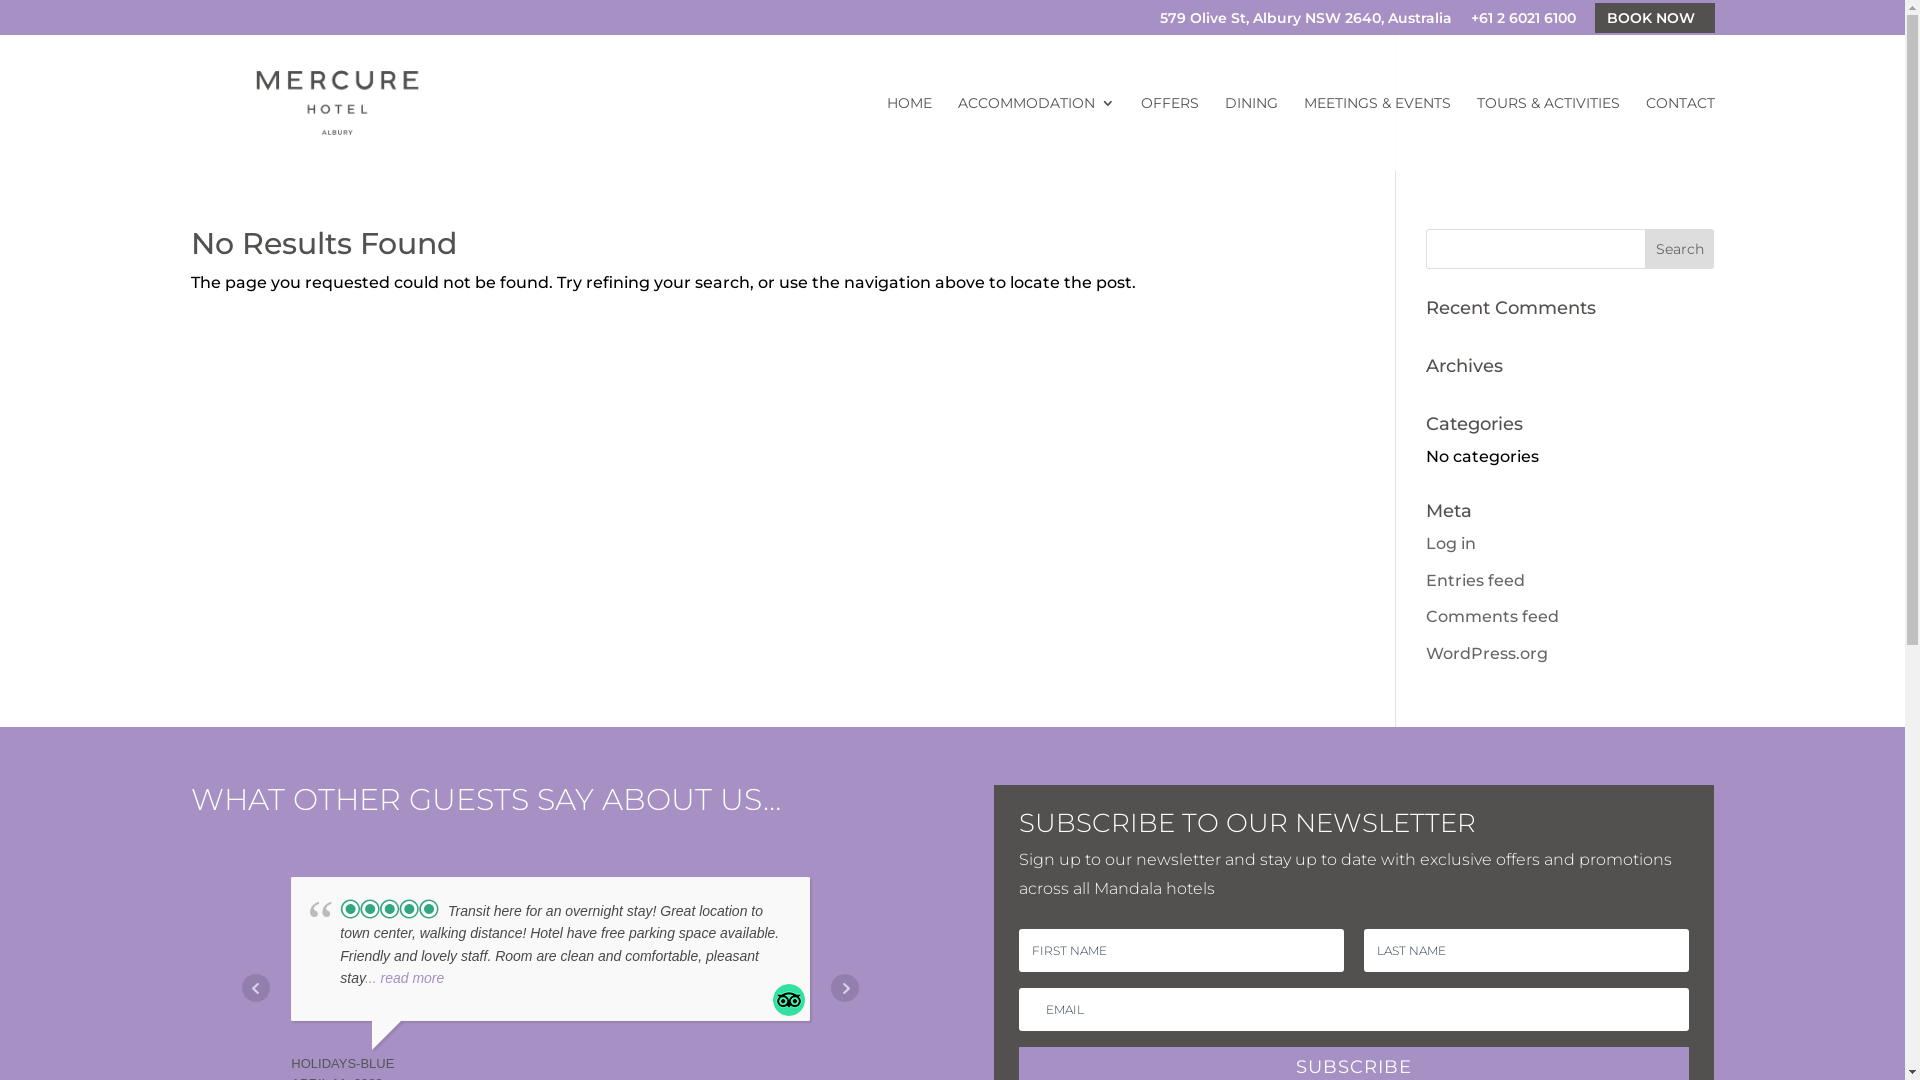 Image resolution: width=1920 pixels, height=1080 pixels. Describe the element at coordinates (1223, 133) in the screenshot. I see `'DINING'` at that location.